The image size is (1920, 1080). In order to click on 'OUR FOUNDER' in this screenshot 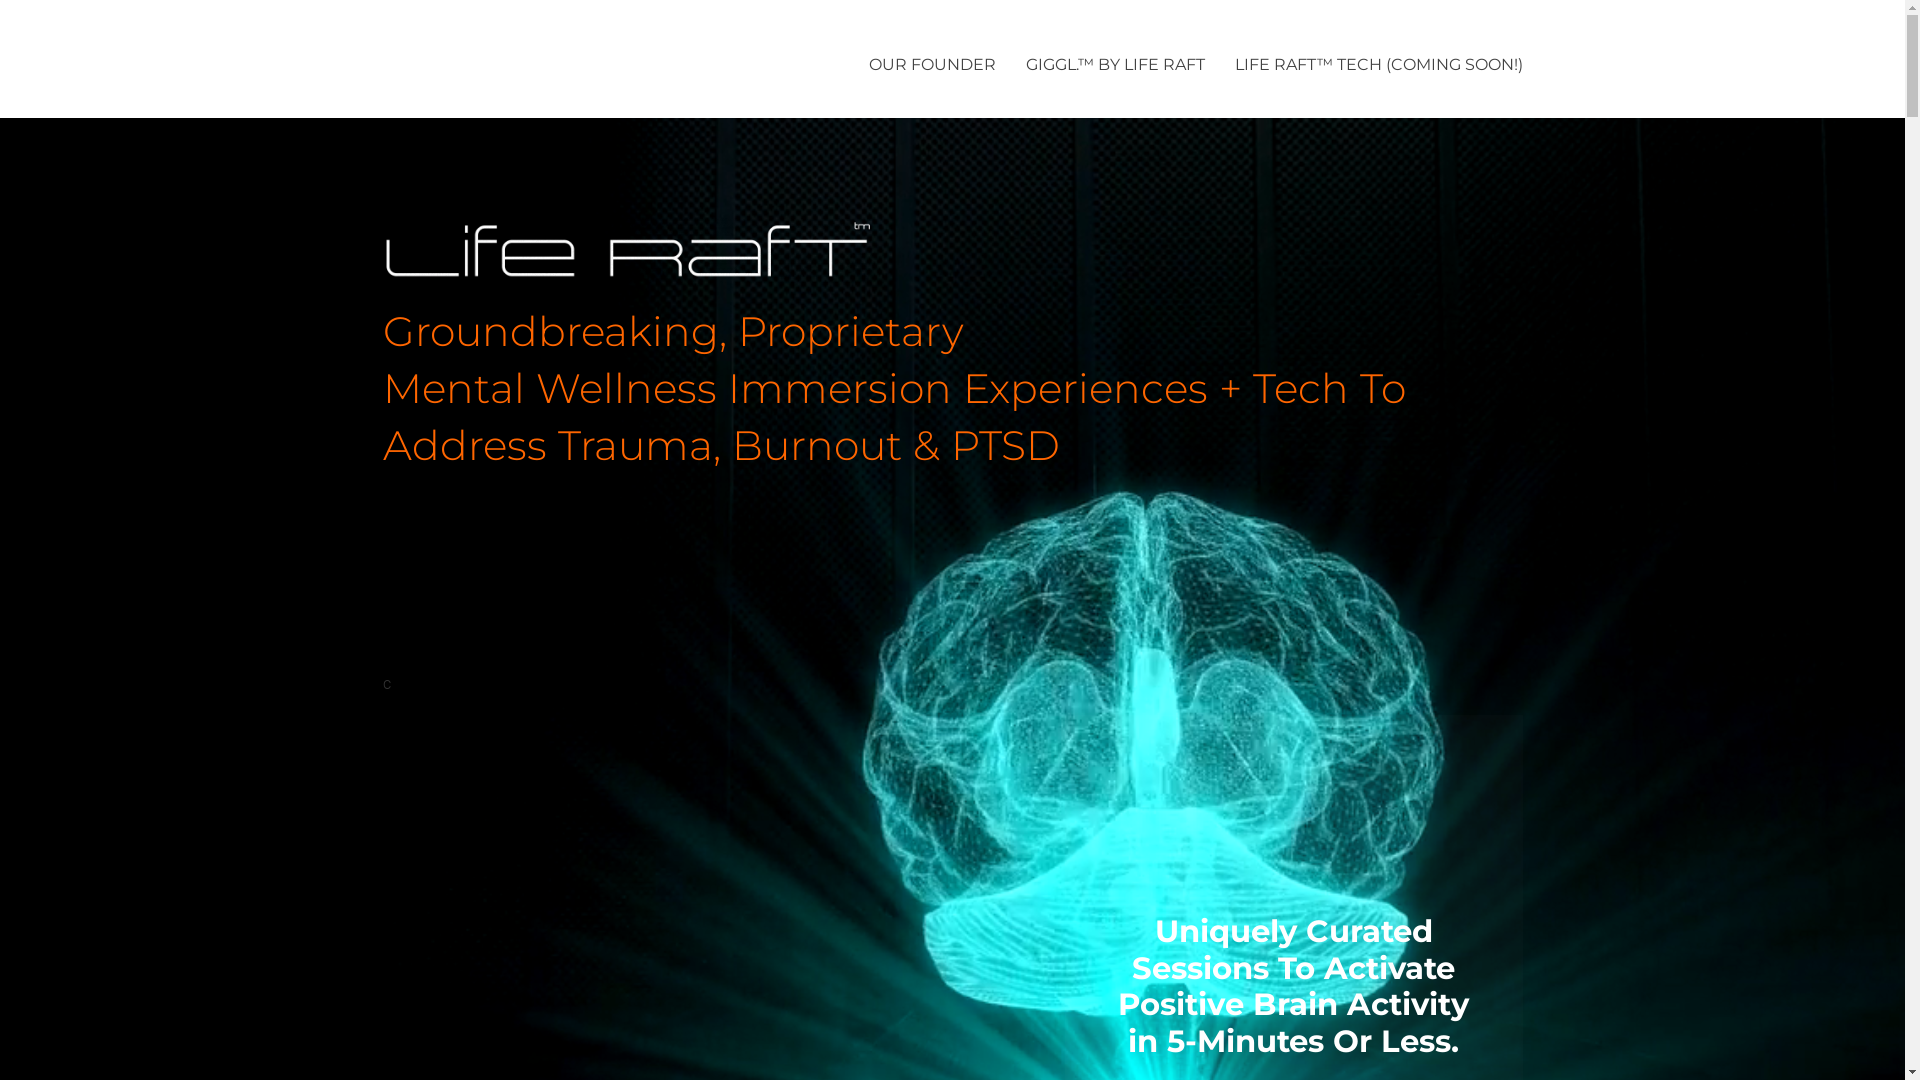, I will do `click(868, 65)`.